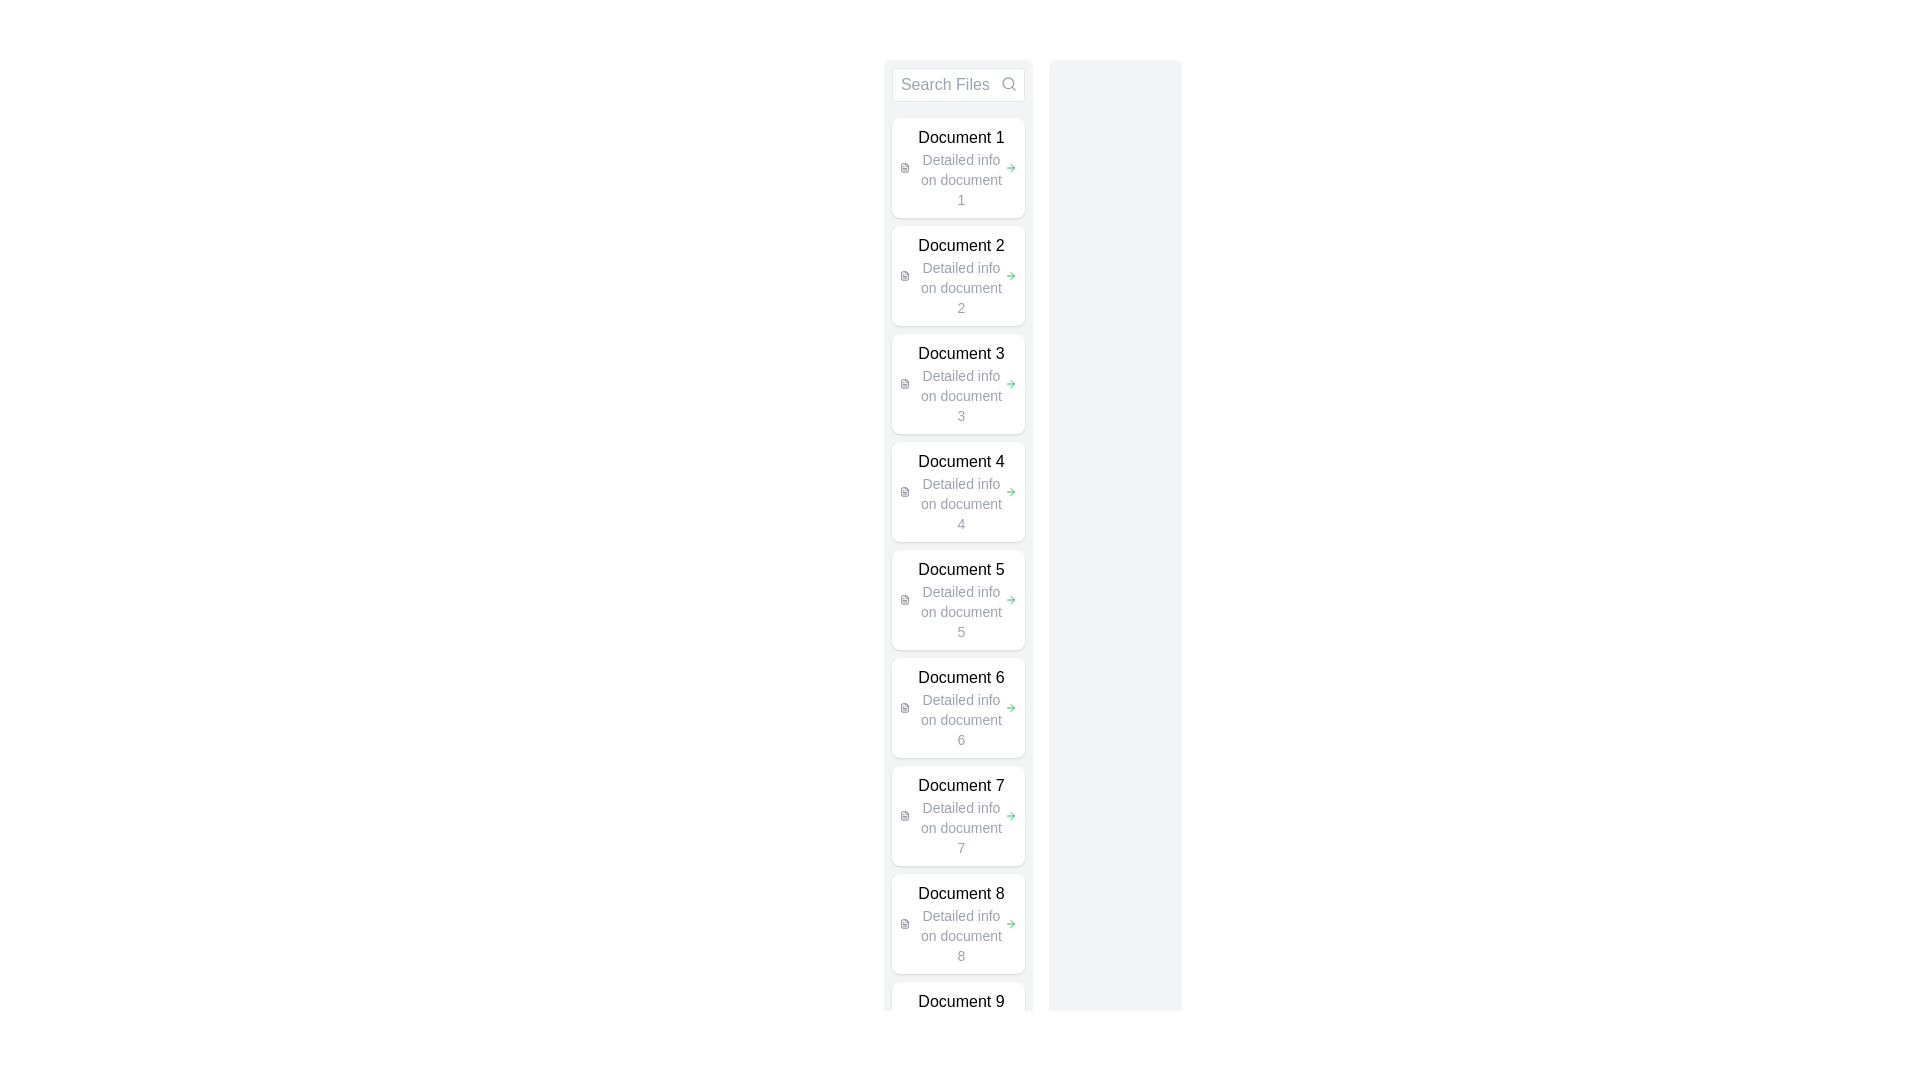 The image size is (1920, 1080). I want to click on the list item representing 'Document 1' located at the top of the vertical list in the left panel, so click(961, 167).